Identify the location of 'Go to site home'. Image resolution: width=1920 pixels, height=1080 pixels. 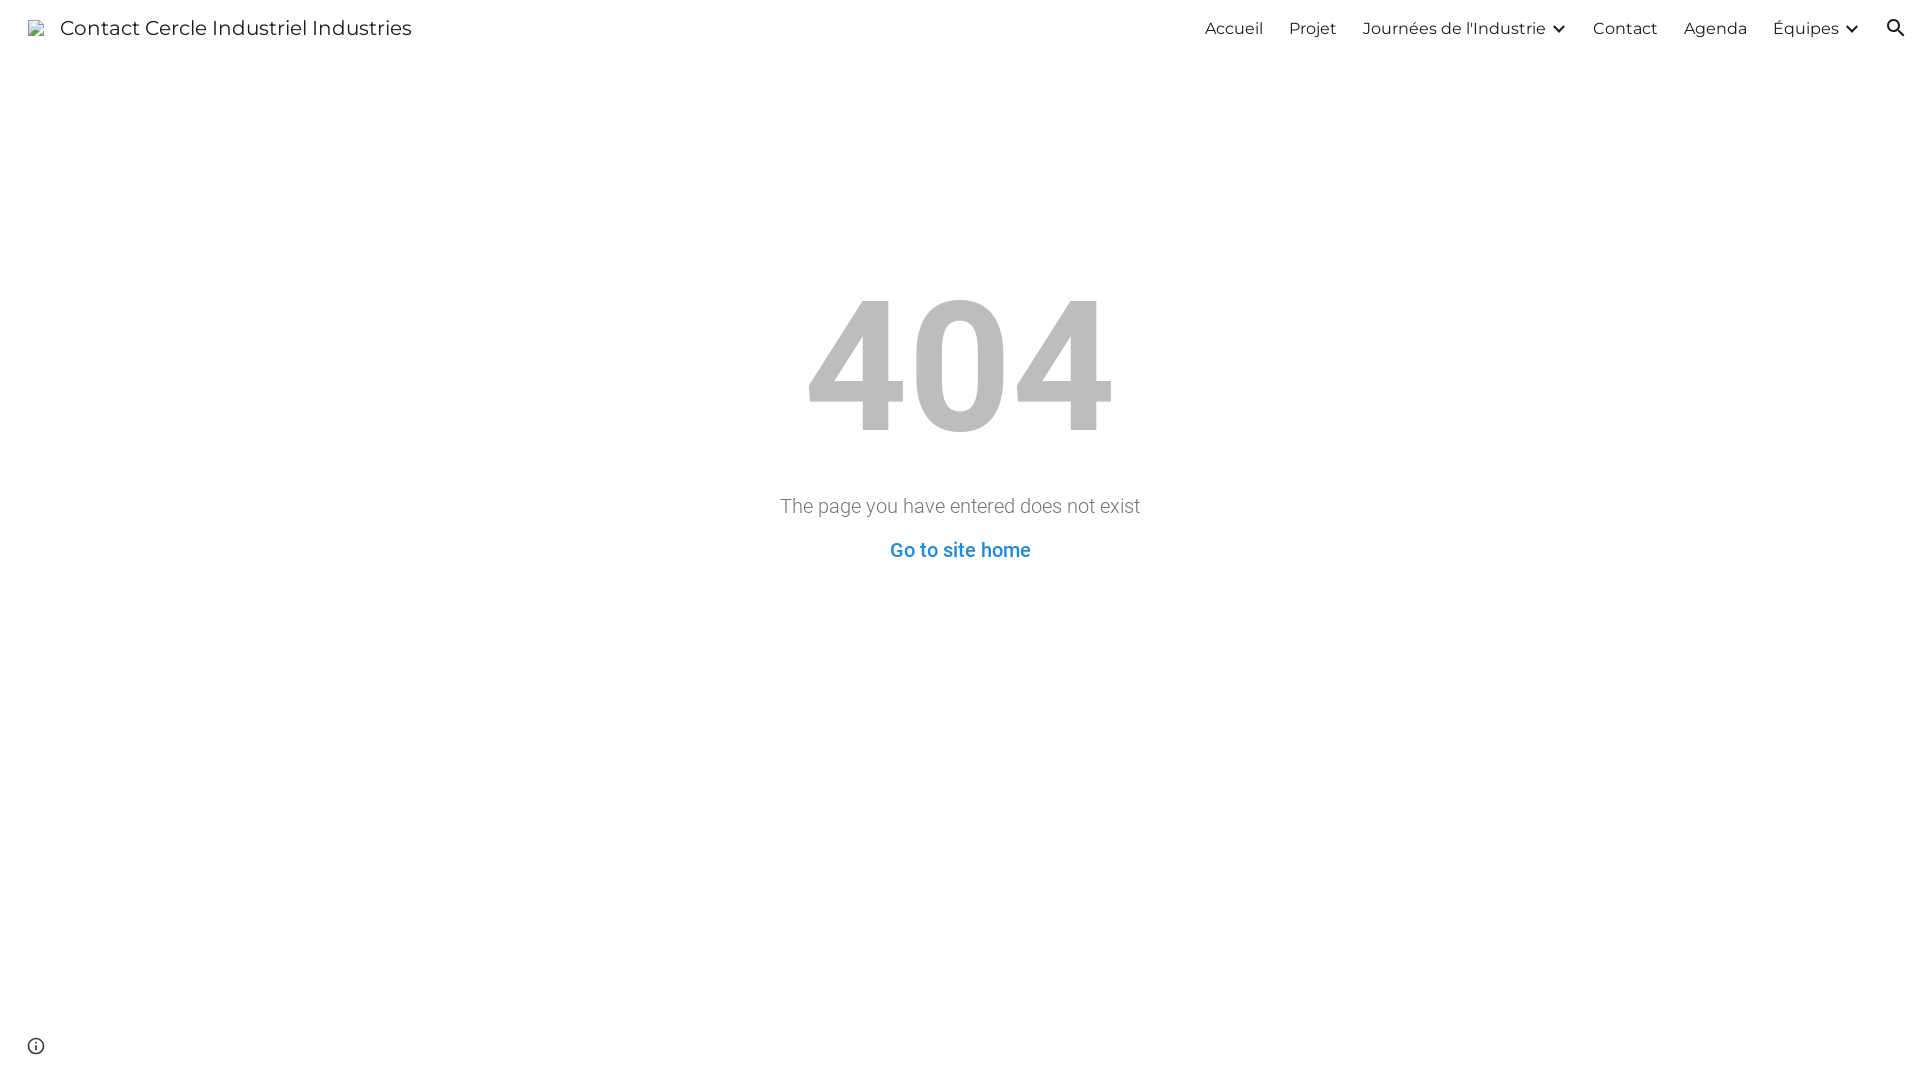
(960, 550).